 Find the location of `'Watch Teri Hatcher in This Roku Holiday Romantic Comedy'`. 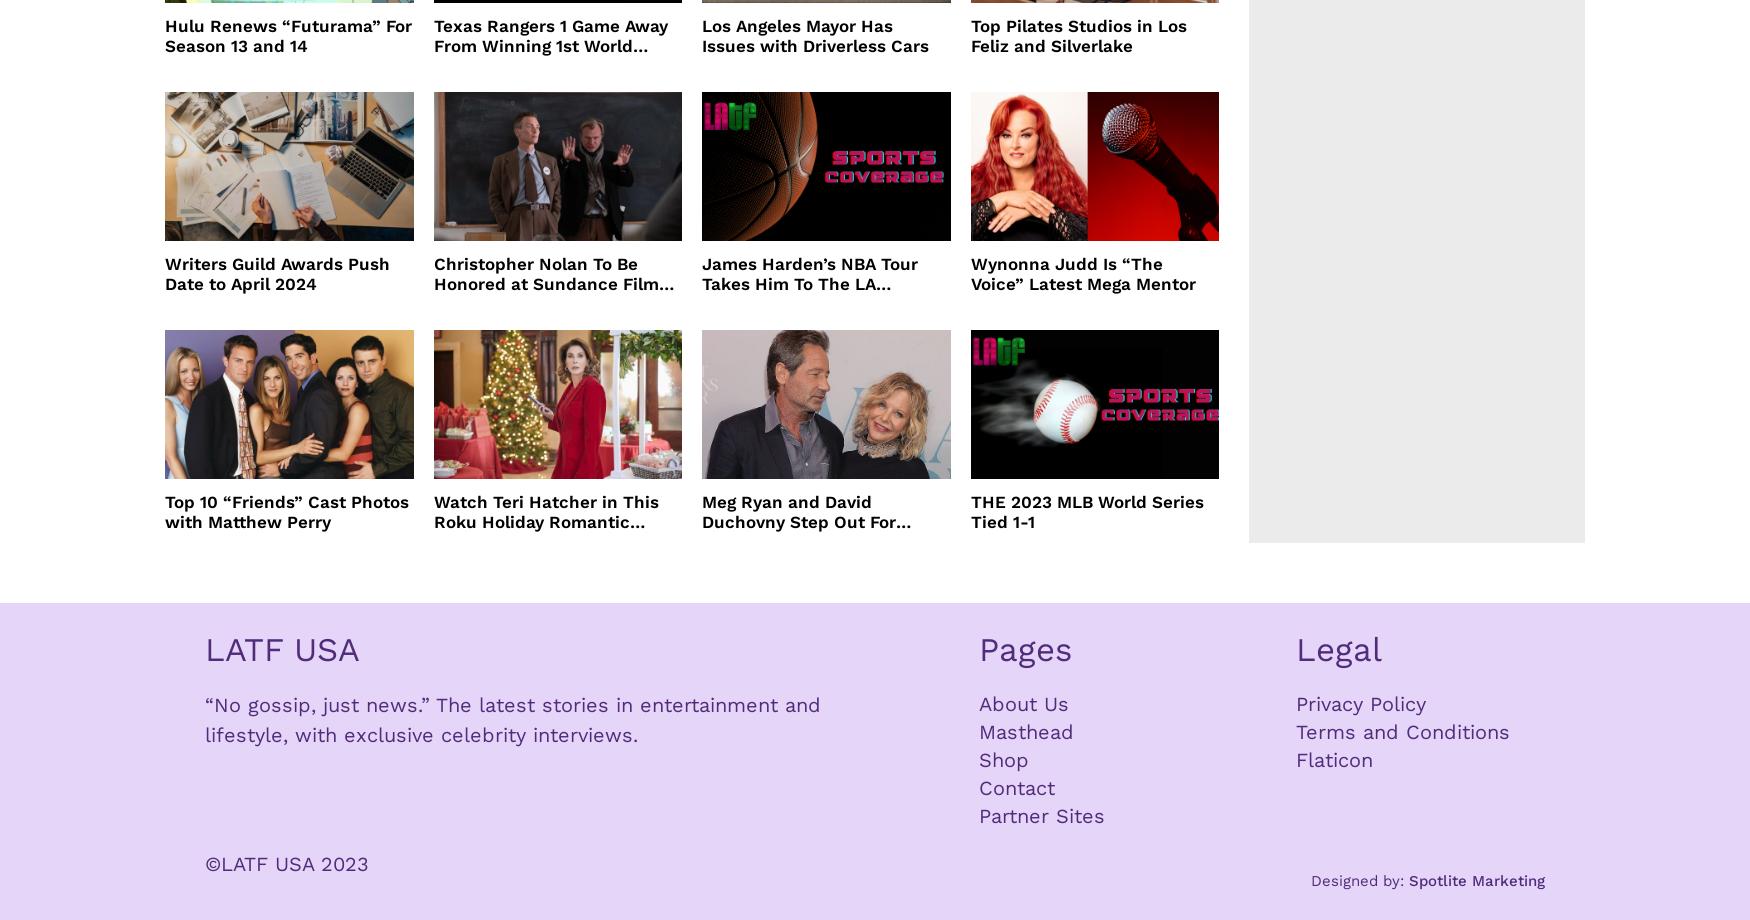

'Watch Teri Hatcher in This Roku Holiday Romantic Comedy' is located at coordinates (431, 521).